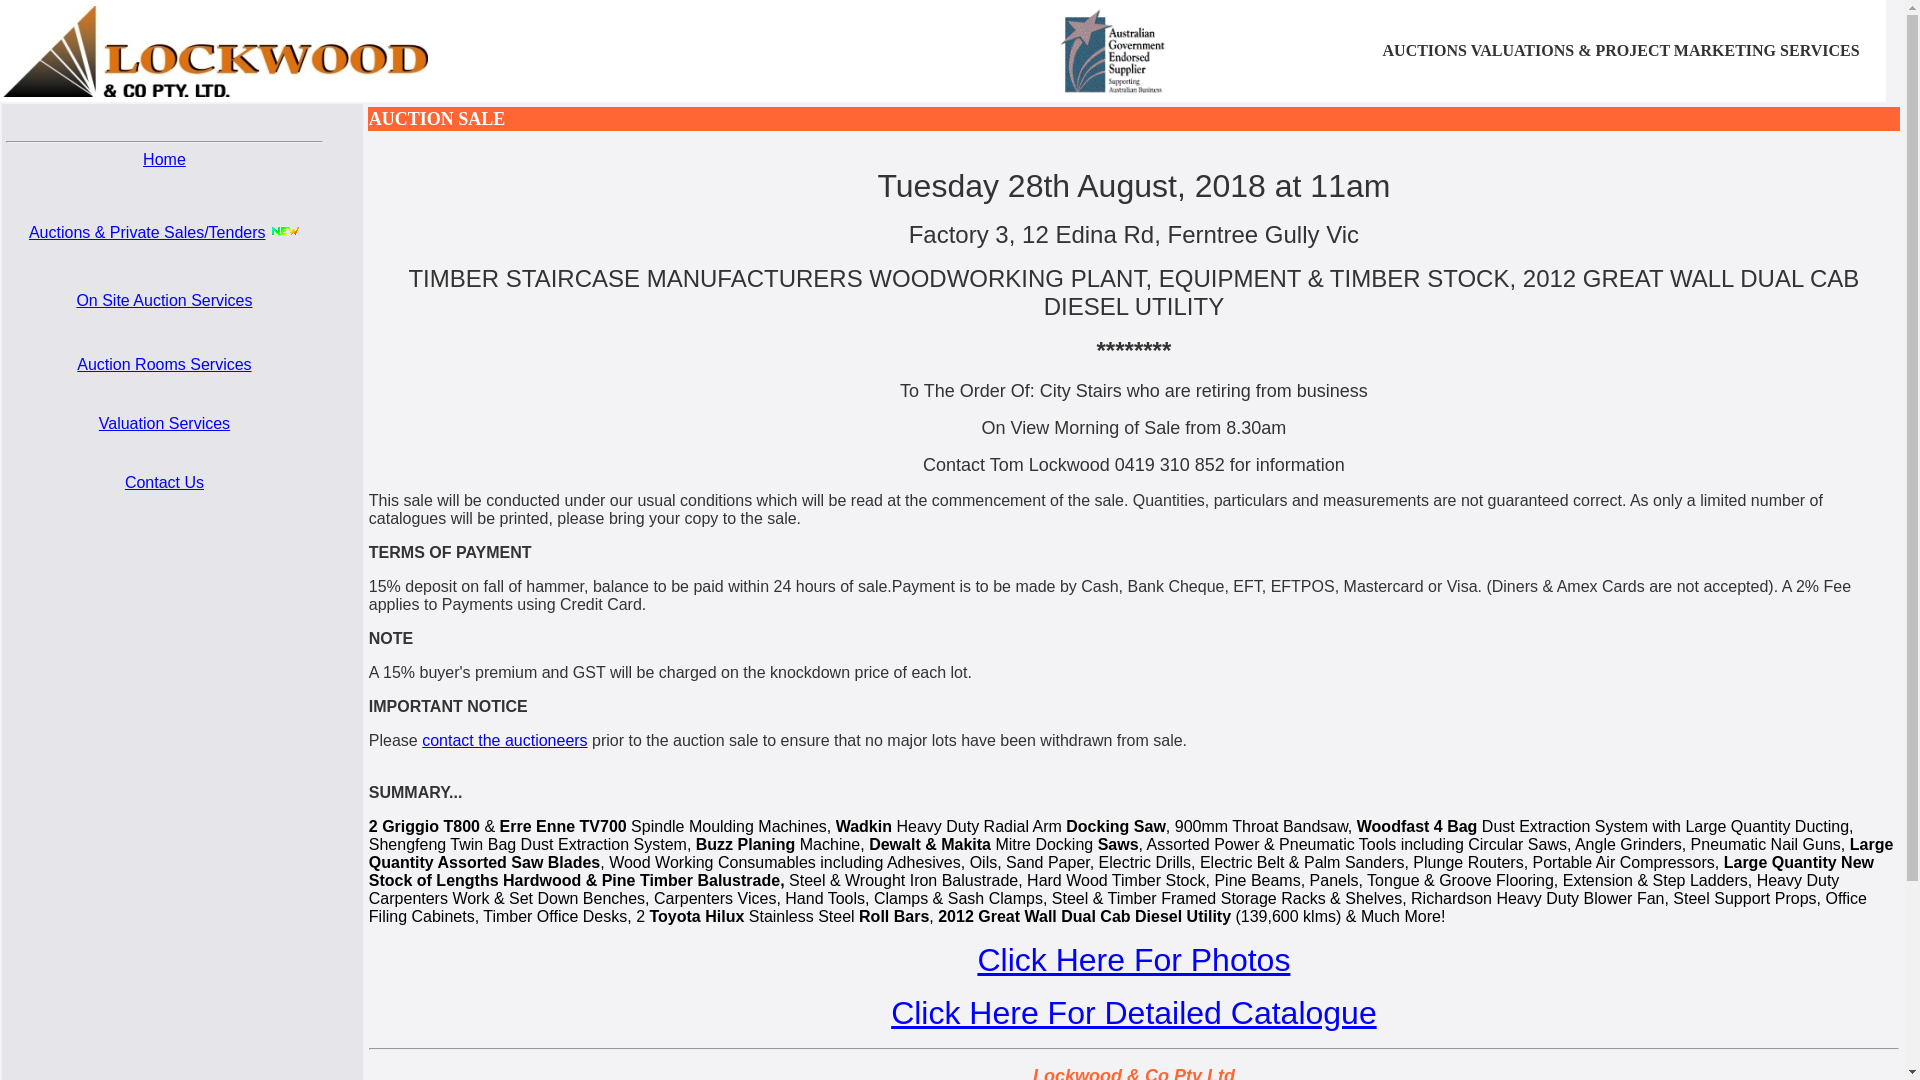 The width and height of the screenshot is (1920, 1080). Describe the element at coordinates (164, 422) in the screenshot. I see `'Valuation Services'` at that location.